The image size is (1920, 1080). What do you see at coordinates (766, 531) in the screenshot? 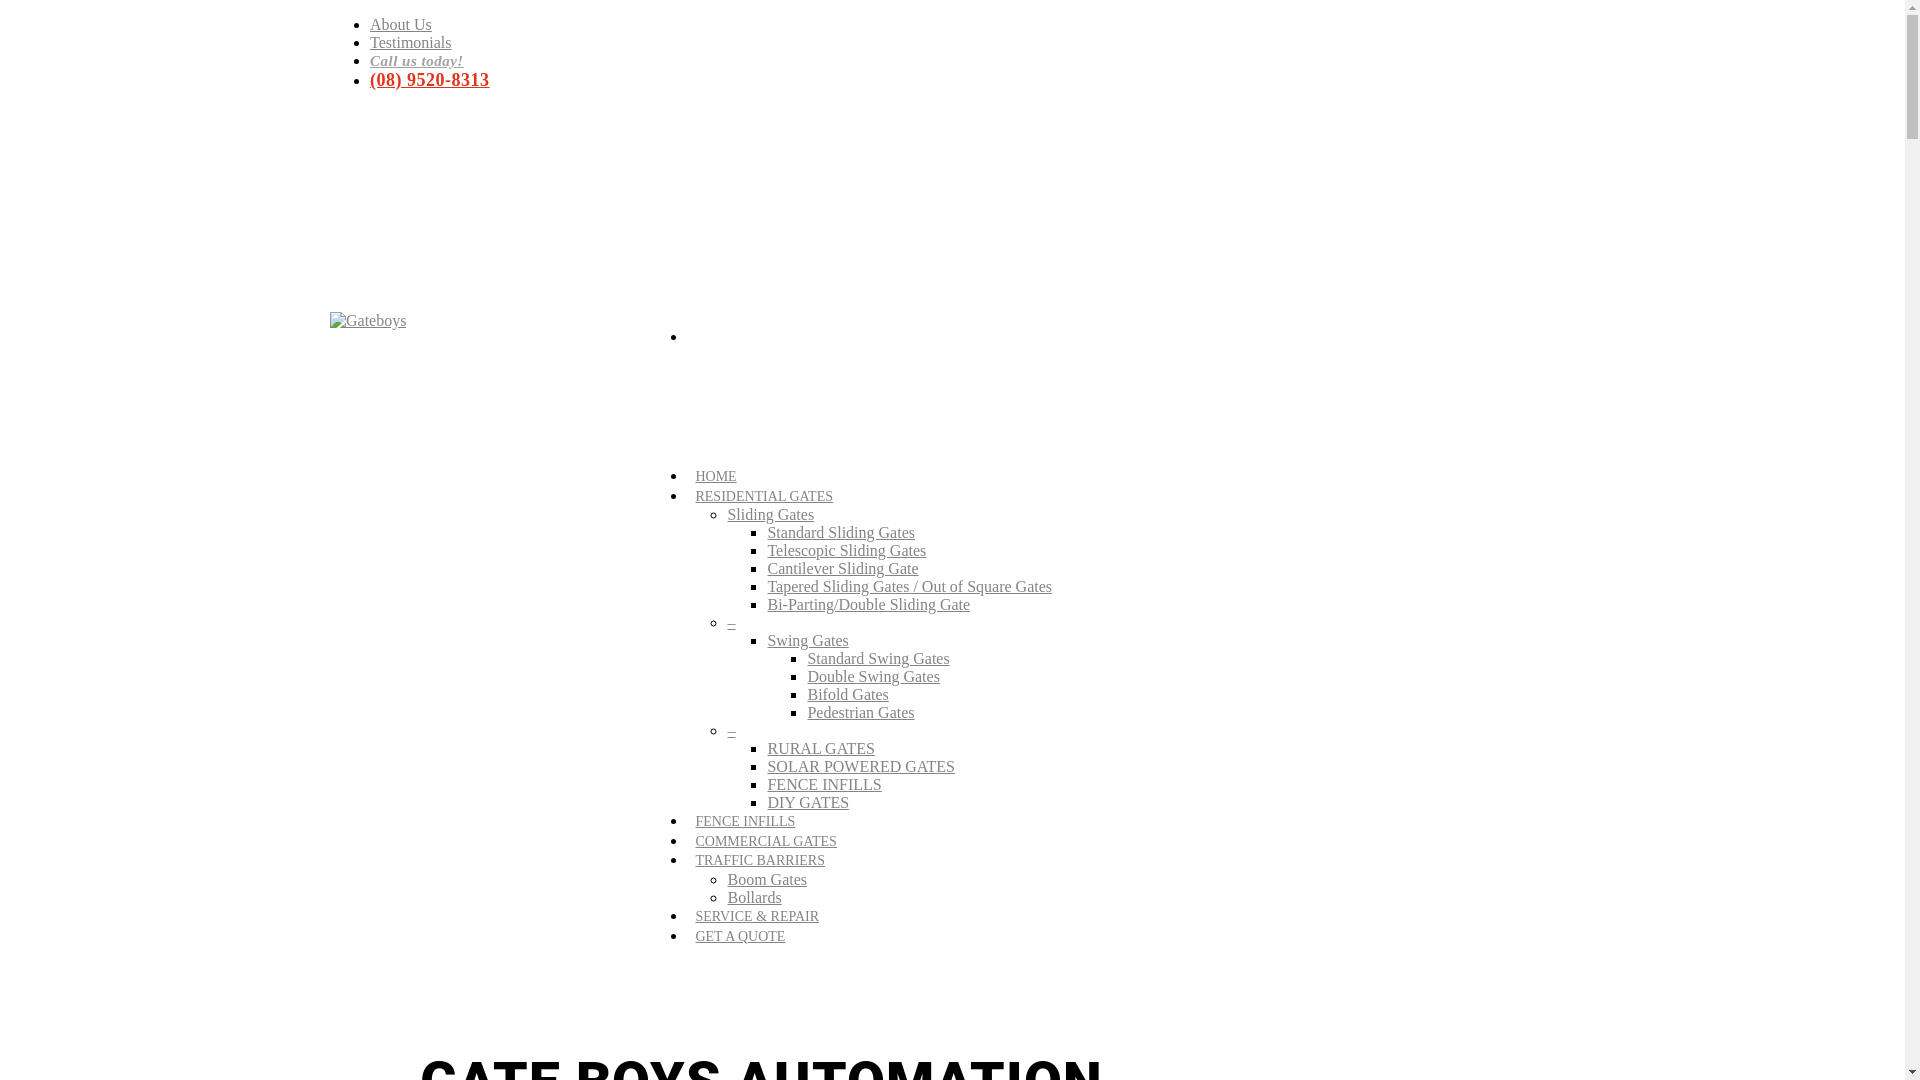
I see `'Standard Sliding Gates'` at bounding box center [766, 531].